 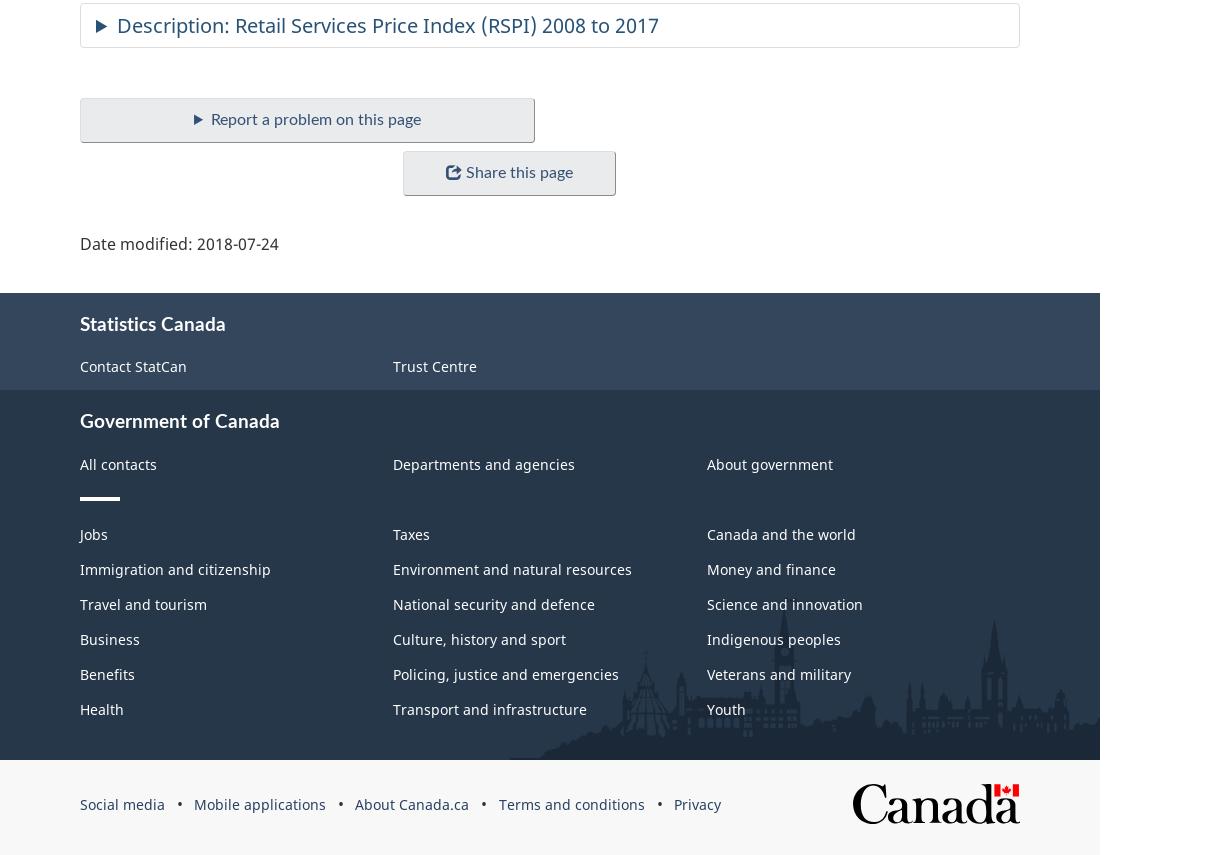 I want to click on 'Statistics Canada', so click(x=152, y=323).